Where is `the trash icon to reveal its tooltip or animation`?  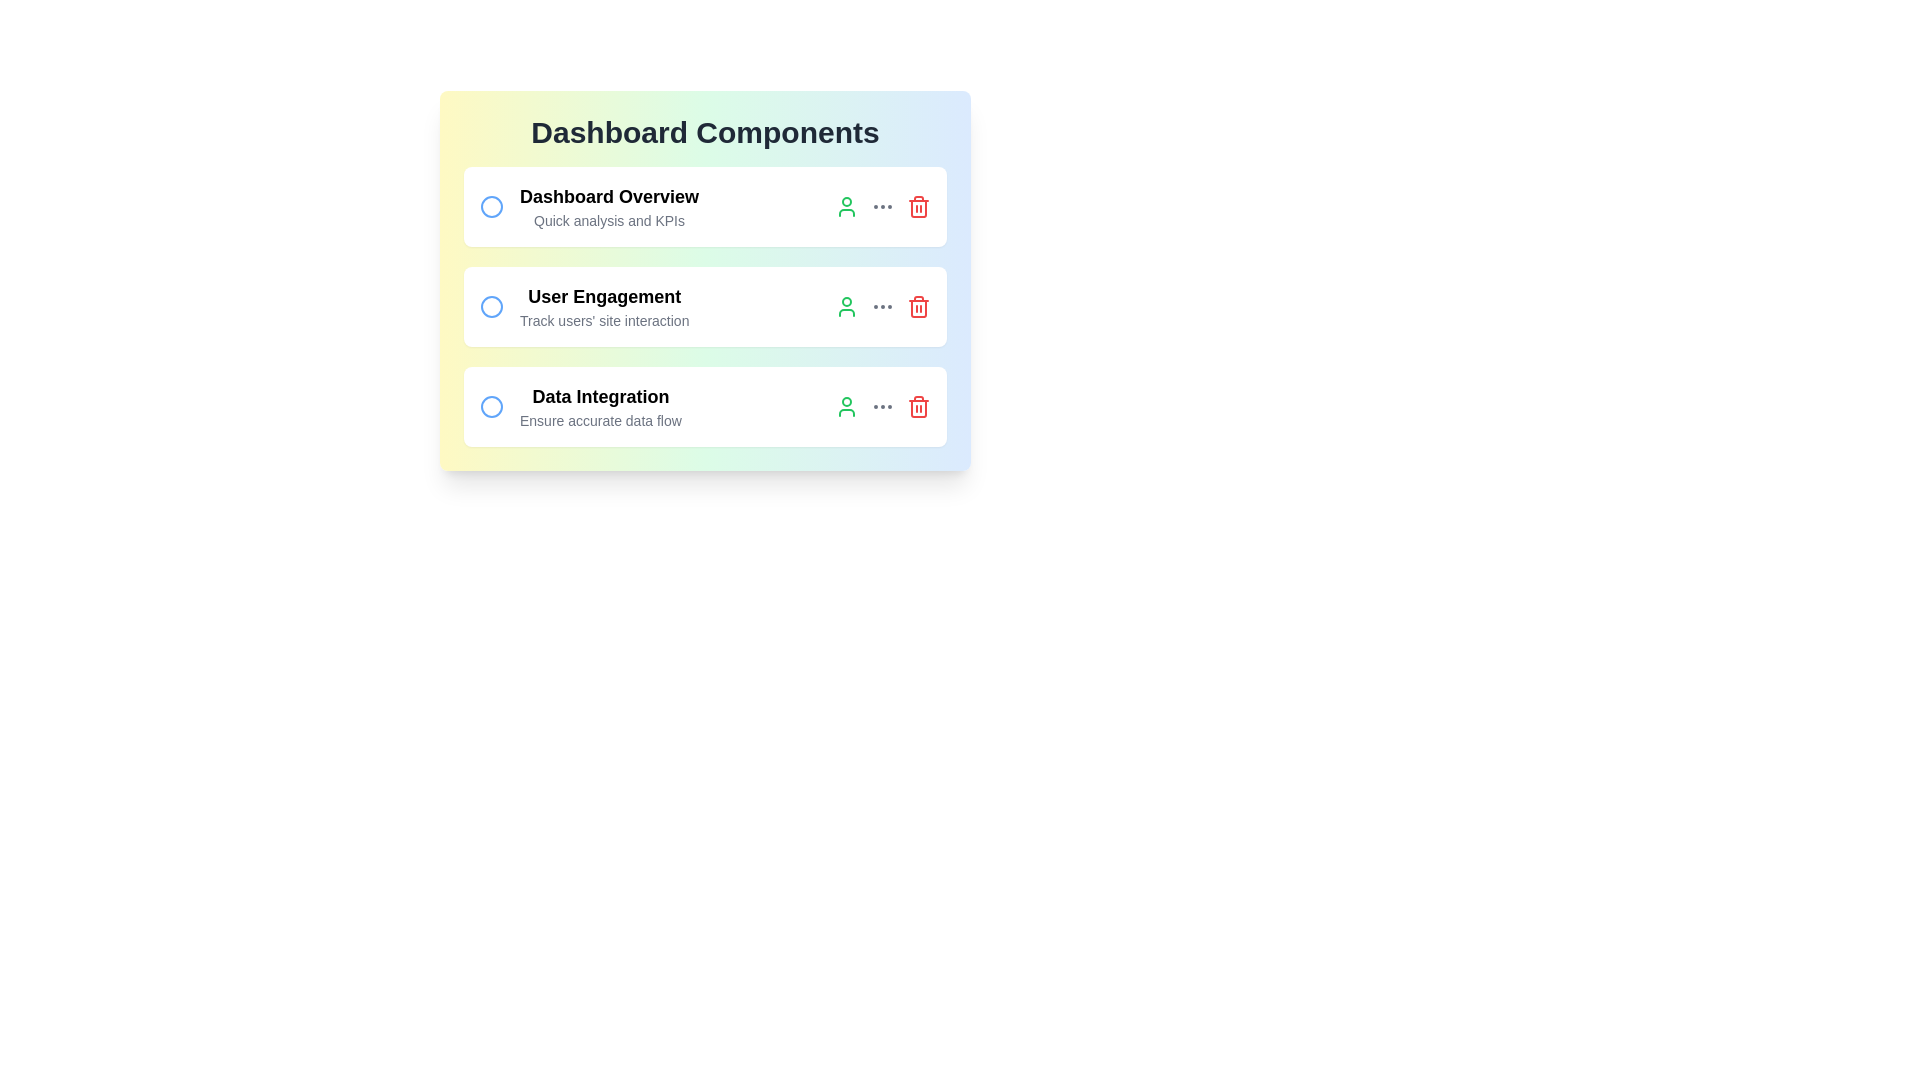
the trash icon to reveal its tooltip or animation is located at coordinates (917, 207).